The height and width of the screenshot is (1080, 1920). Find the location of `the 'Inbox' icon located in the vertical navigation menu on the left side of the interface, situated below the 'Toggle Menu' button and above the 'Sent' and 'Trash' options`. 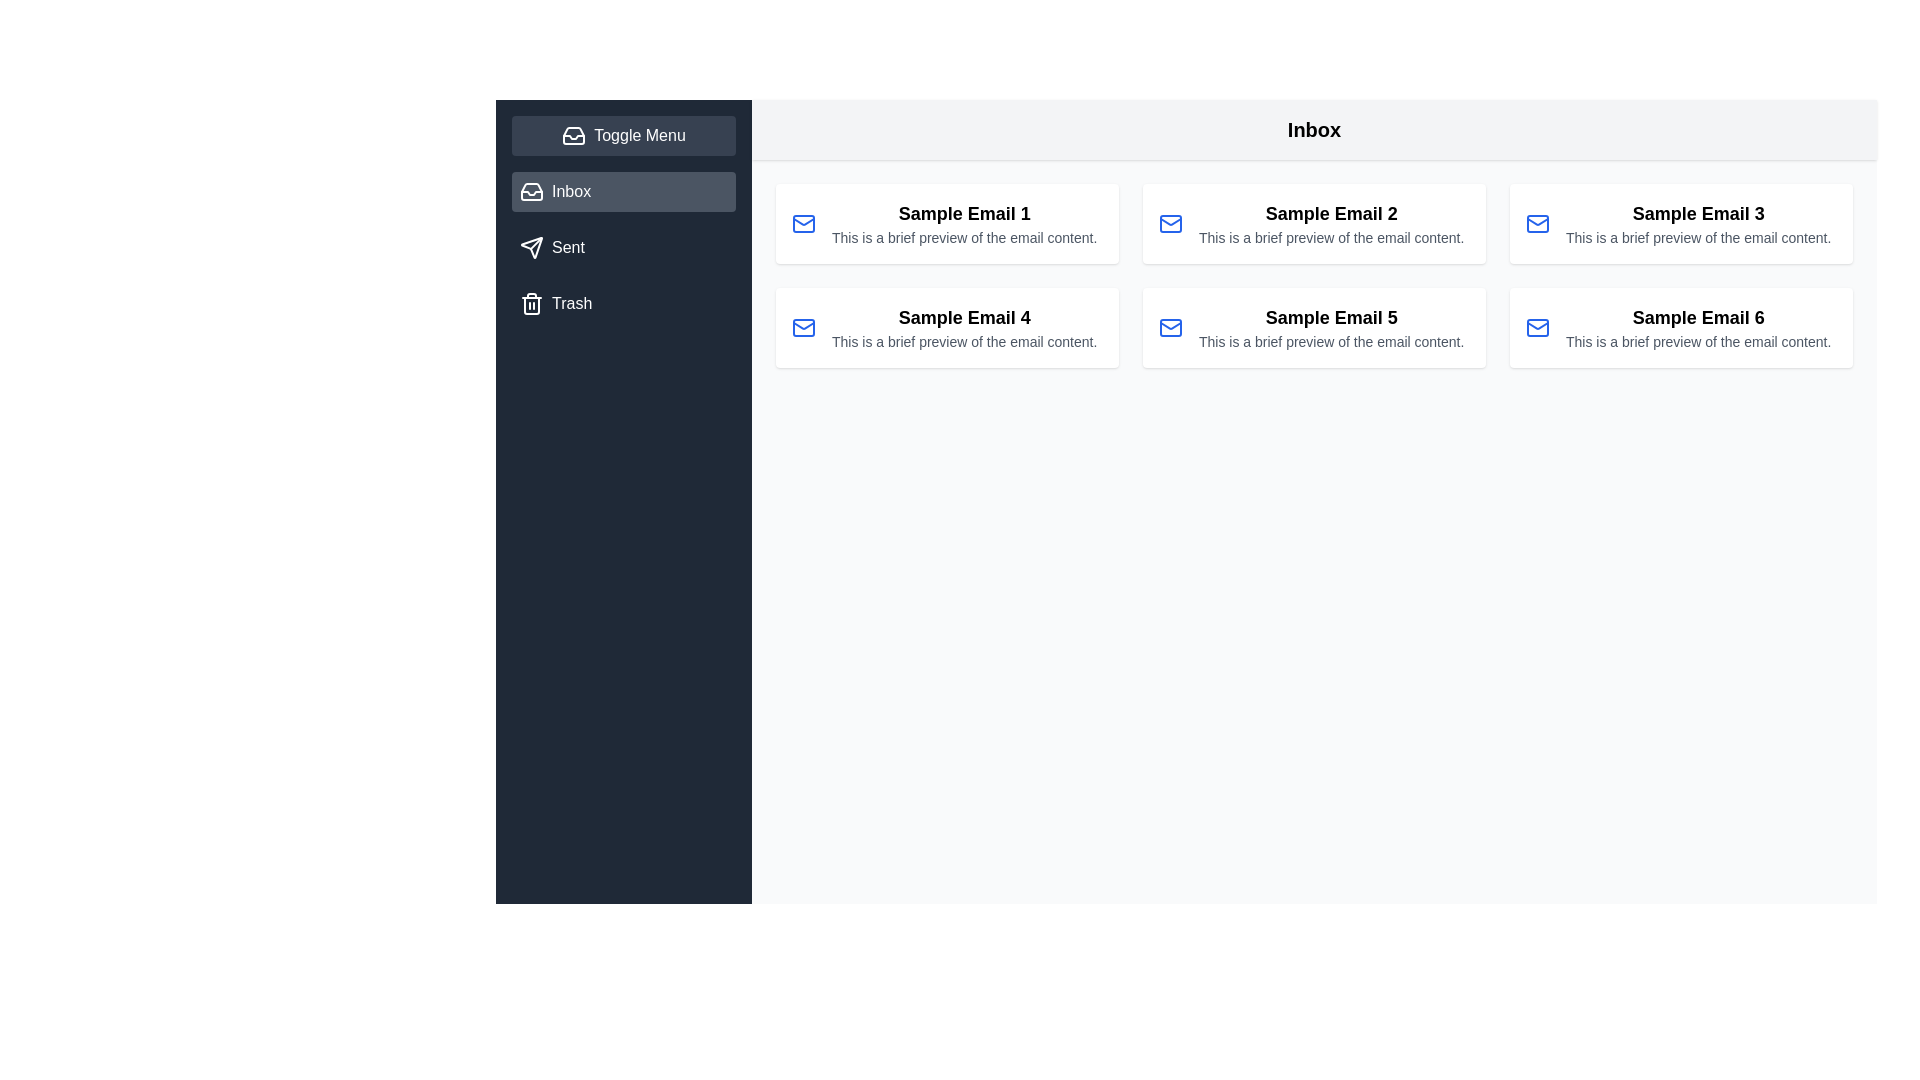

the 'Inbox' icon located in the vertical navigation menu on the left side of the interface, situated below the 'Toggle Menu' button and above the 'Sent' and 'Trash' options is located at coordinates (532, 192).